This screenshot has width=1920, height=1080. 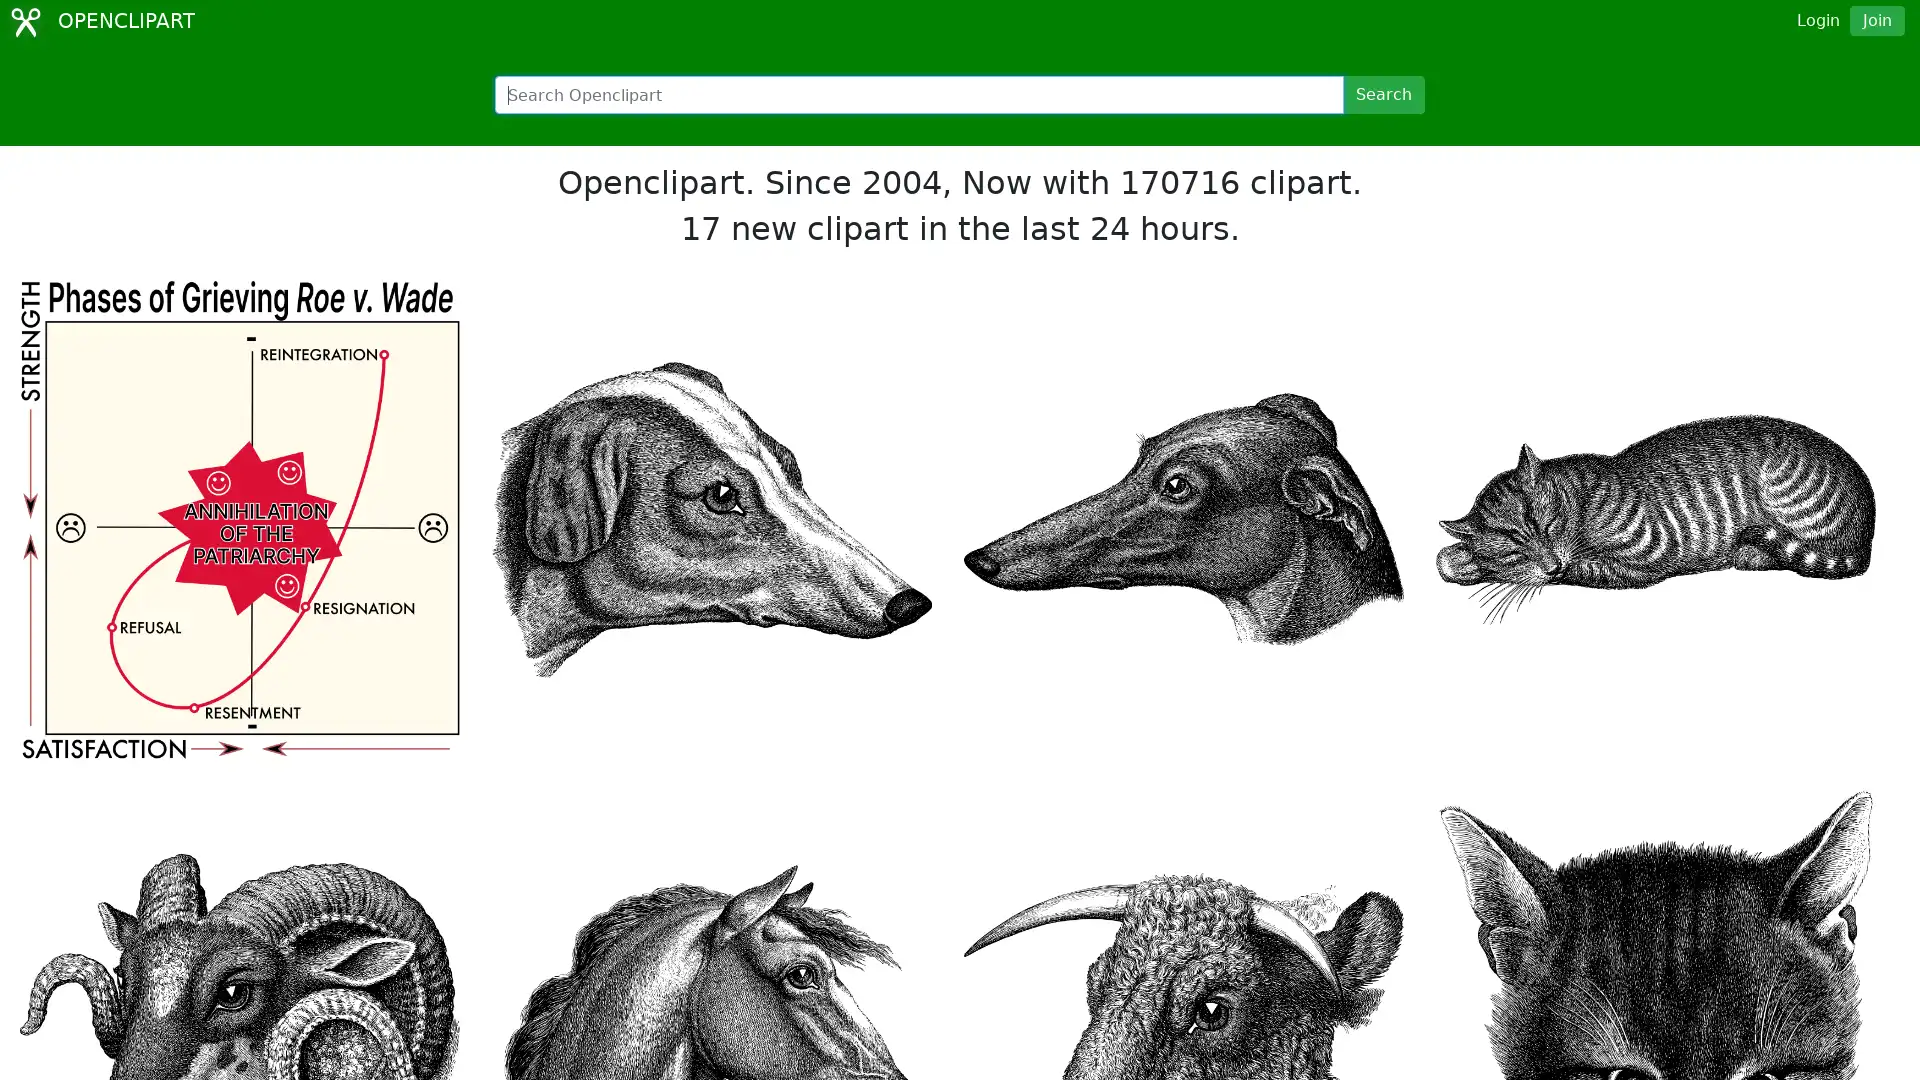 I want to click on Search, so click(x=1382, y=95).